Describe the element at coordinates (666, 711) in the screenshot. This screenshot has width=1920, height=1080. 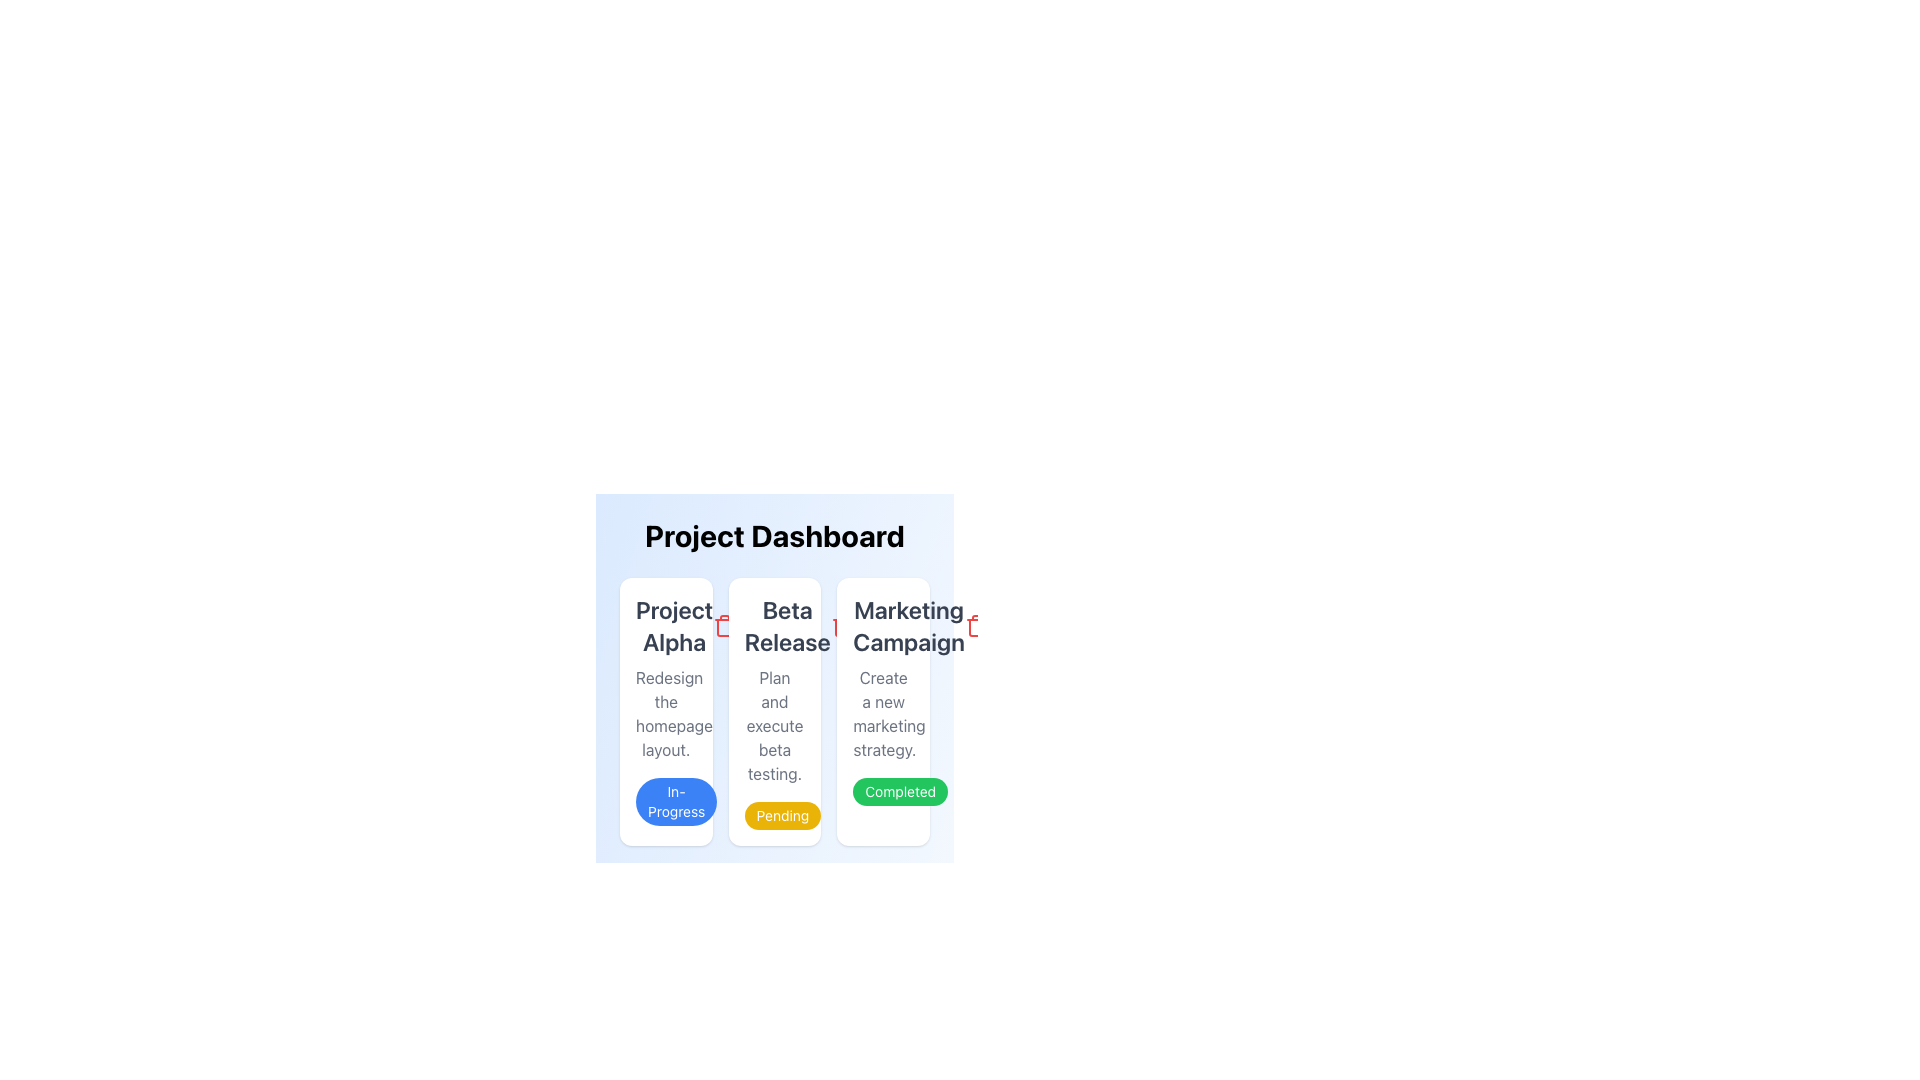
I see `the 'In-Progress' button on the first project card in the grid layout under the 'Project Dashboard' heading` at that location.